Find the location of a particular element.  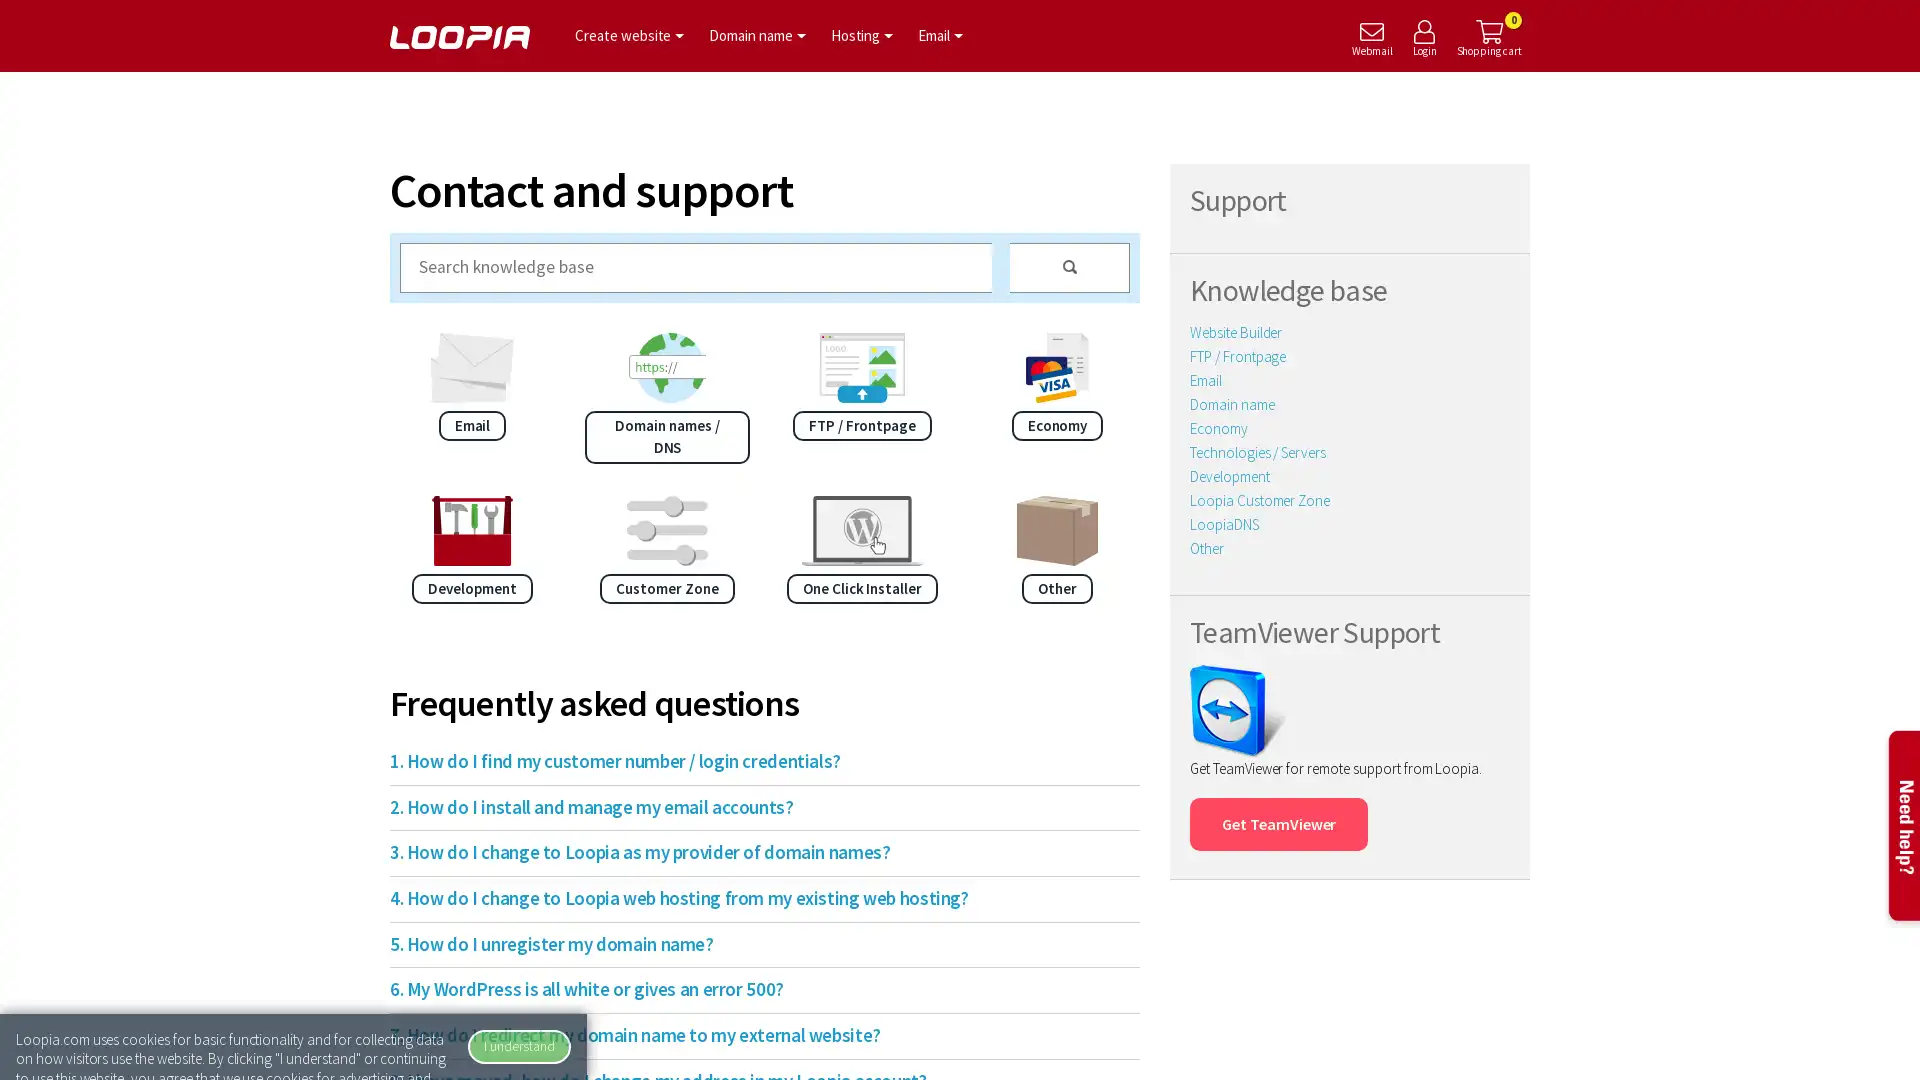

4. How do I change to Loopia web hosting from my existing web hosting? is located at coordinates (753, 897).